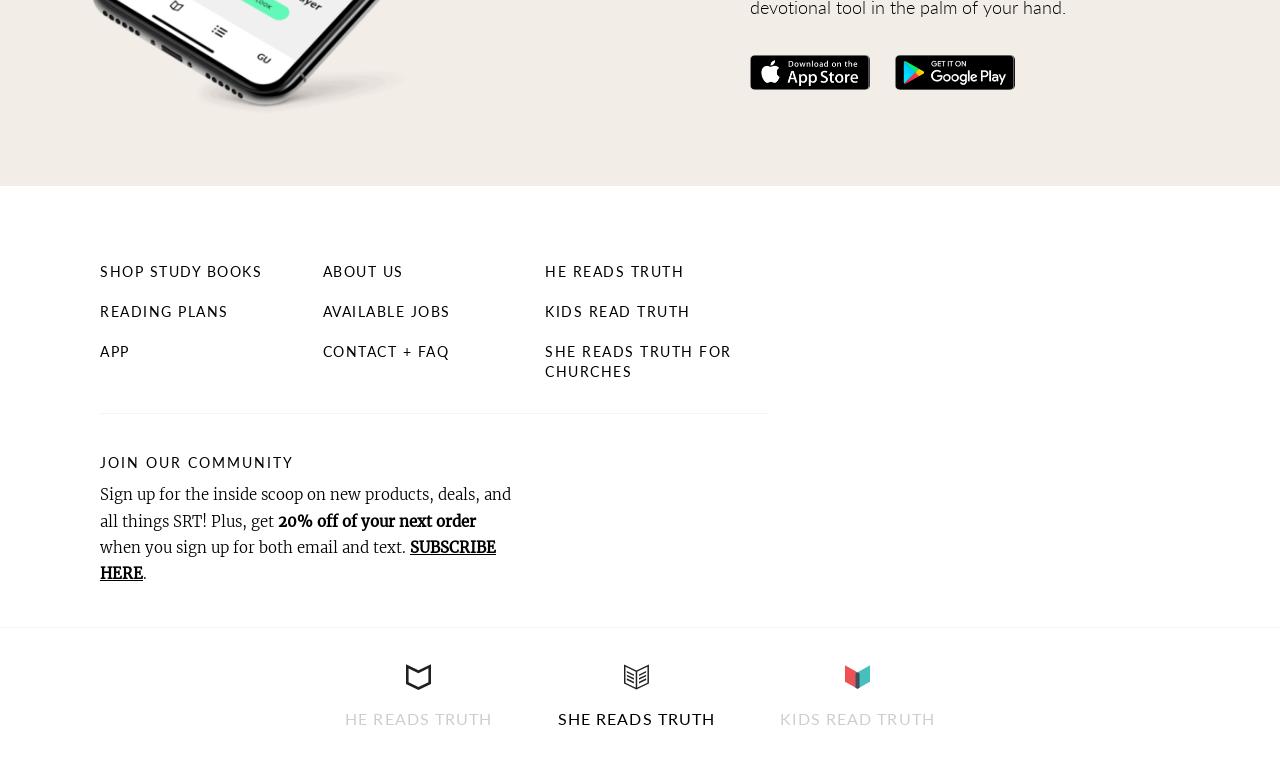 The height and width of the screenshot is (766, 1280). I want to click on 'App', so click(98, 350).